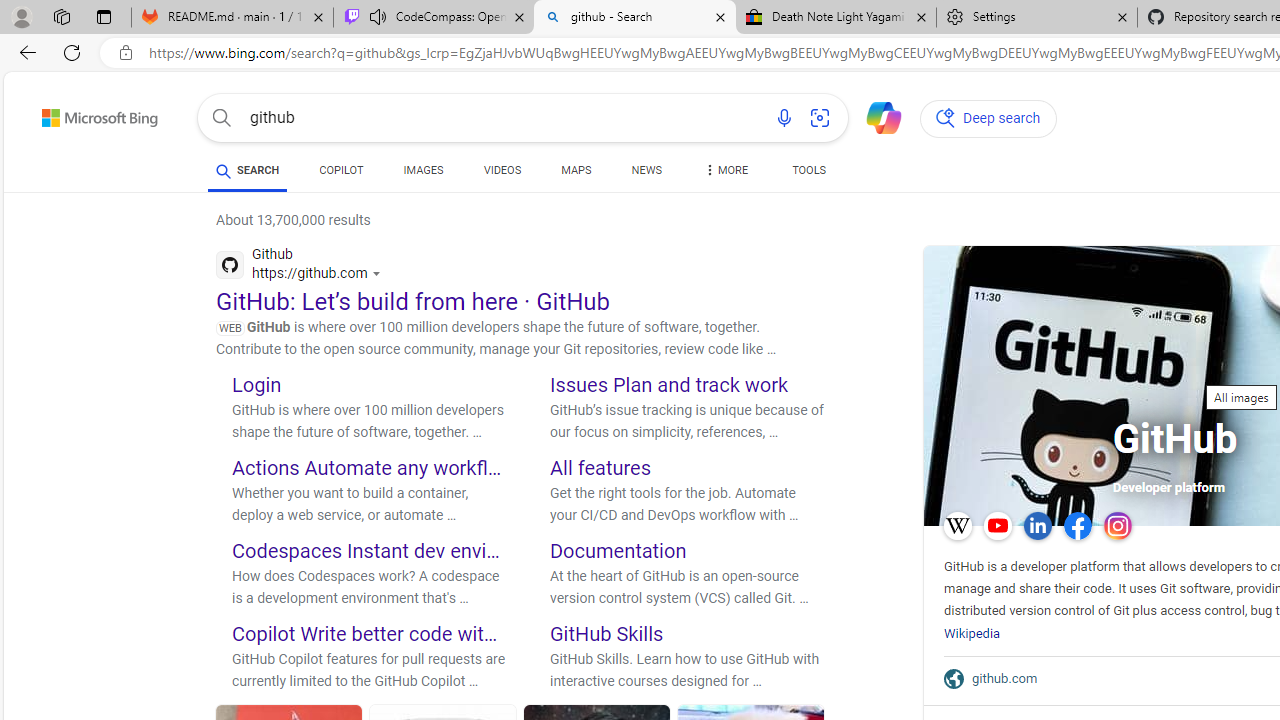 This screenshot has height=720, width=1280. What do you see at coordinates (599, 467) in the screenshot?
I see `'All features'` at bounding box center [599, 467].